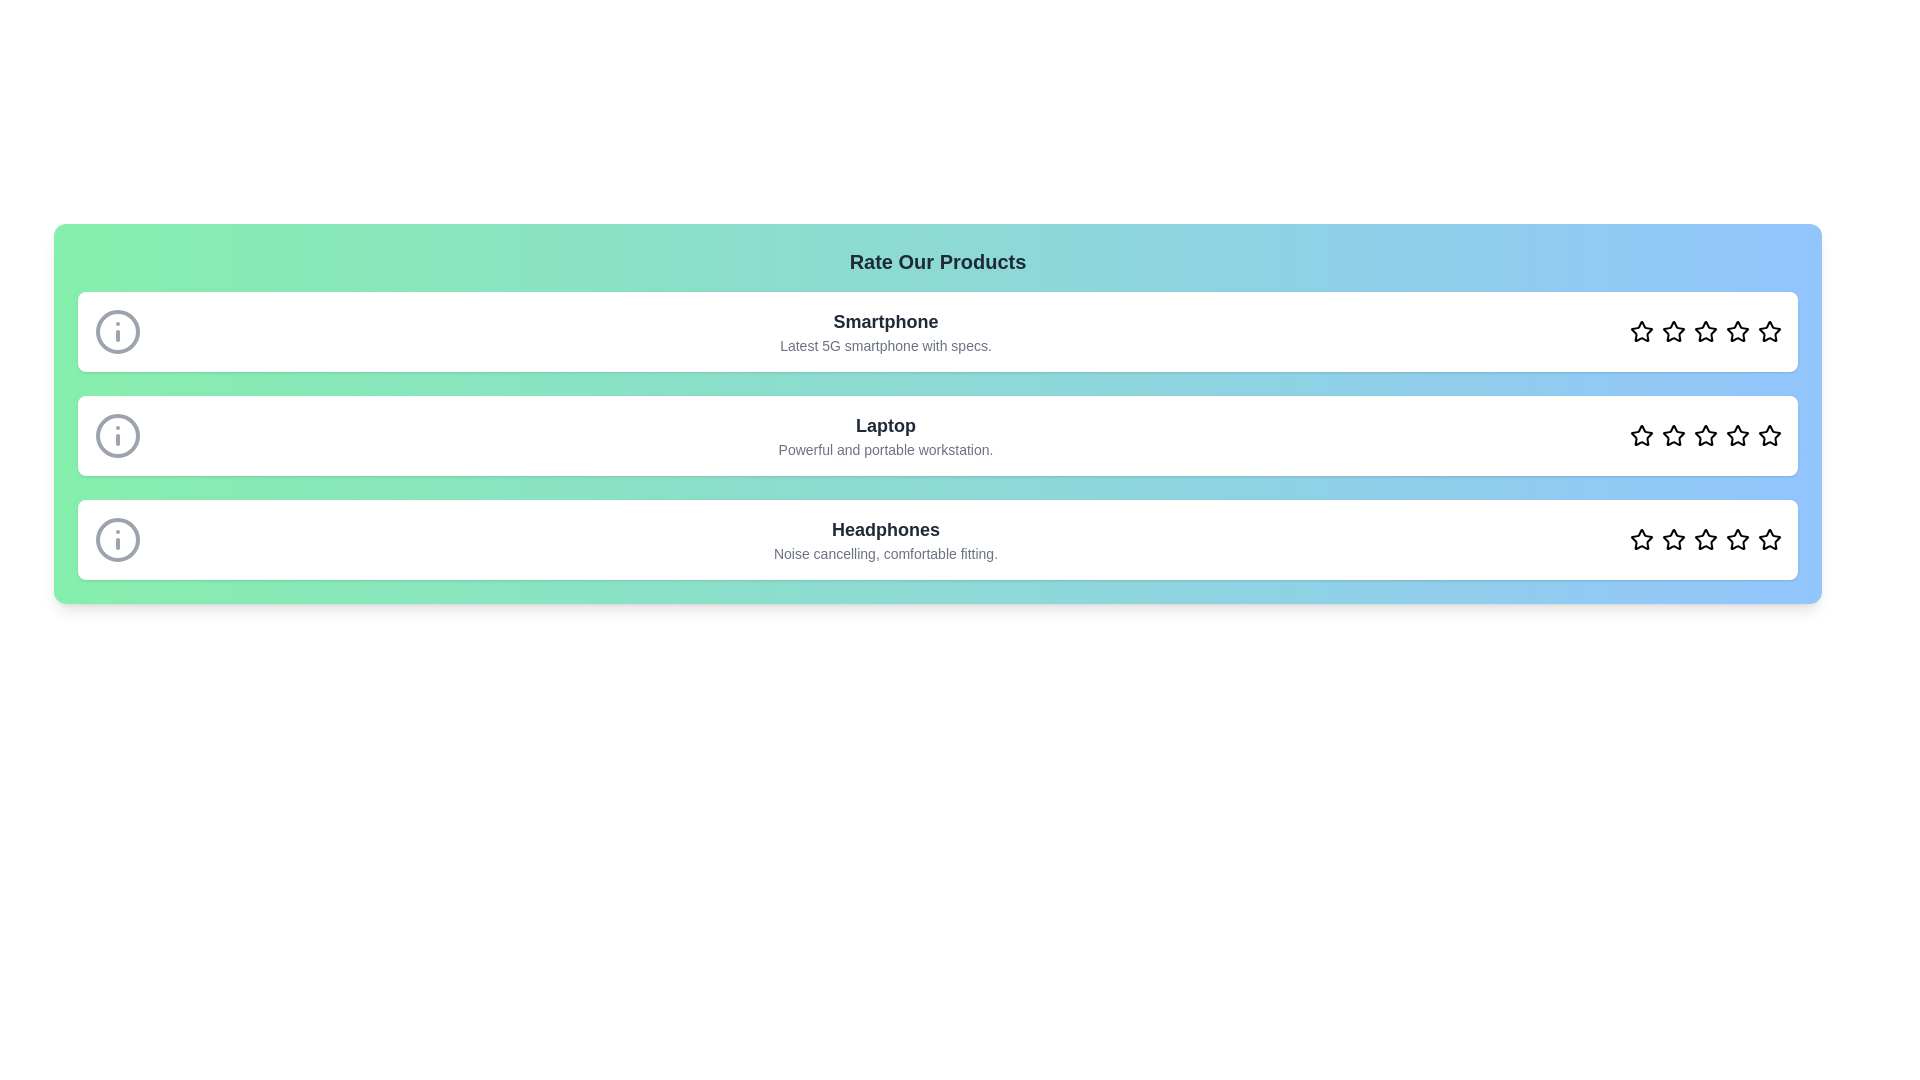 The width and height of the screenshot is (1920, 1080). What do you see at coordinates (1704, 540) in the screenshot?
I see `the row of five hollow star icons used for rating under the 'Headphones' section, adjacent to the descriptive text 'Noise cancelling, comfortable fitting.'` at bounding box center [1704, 540].